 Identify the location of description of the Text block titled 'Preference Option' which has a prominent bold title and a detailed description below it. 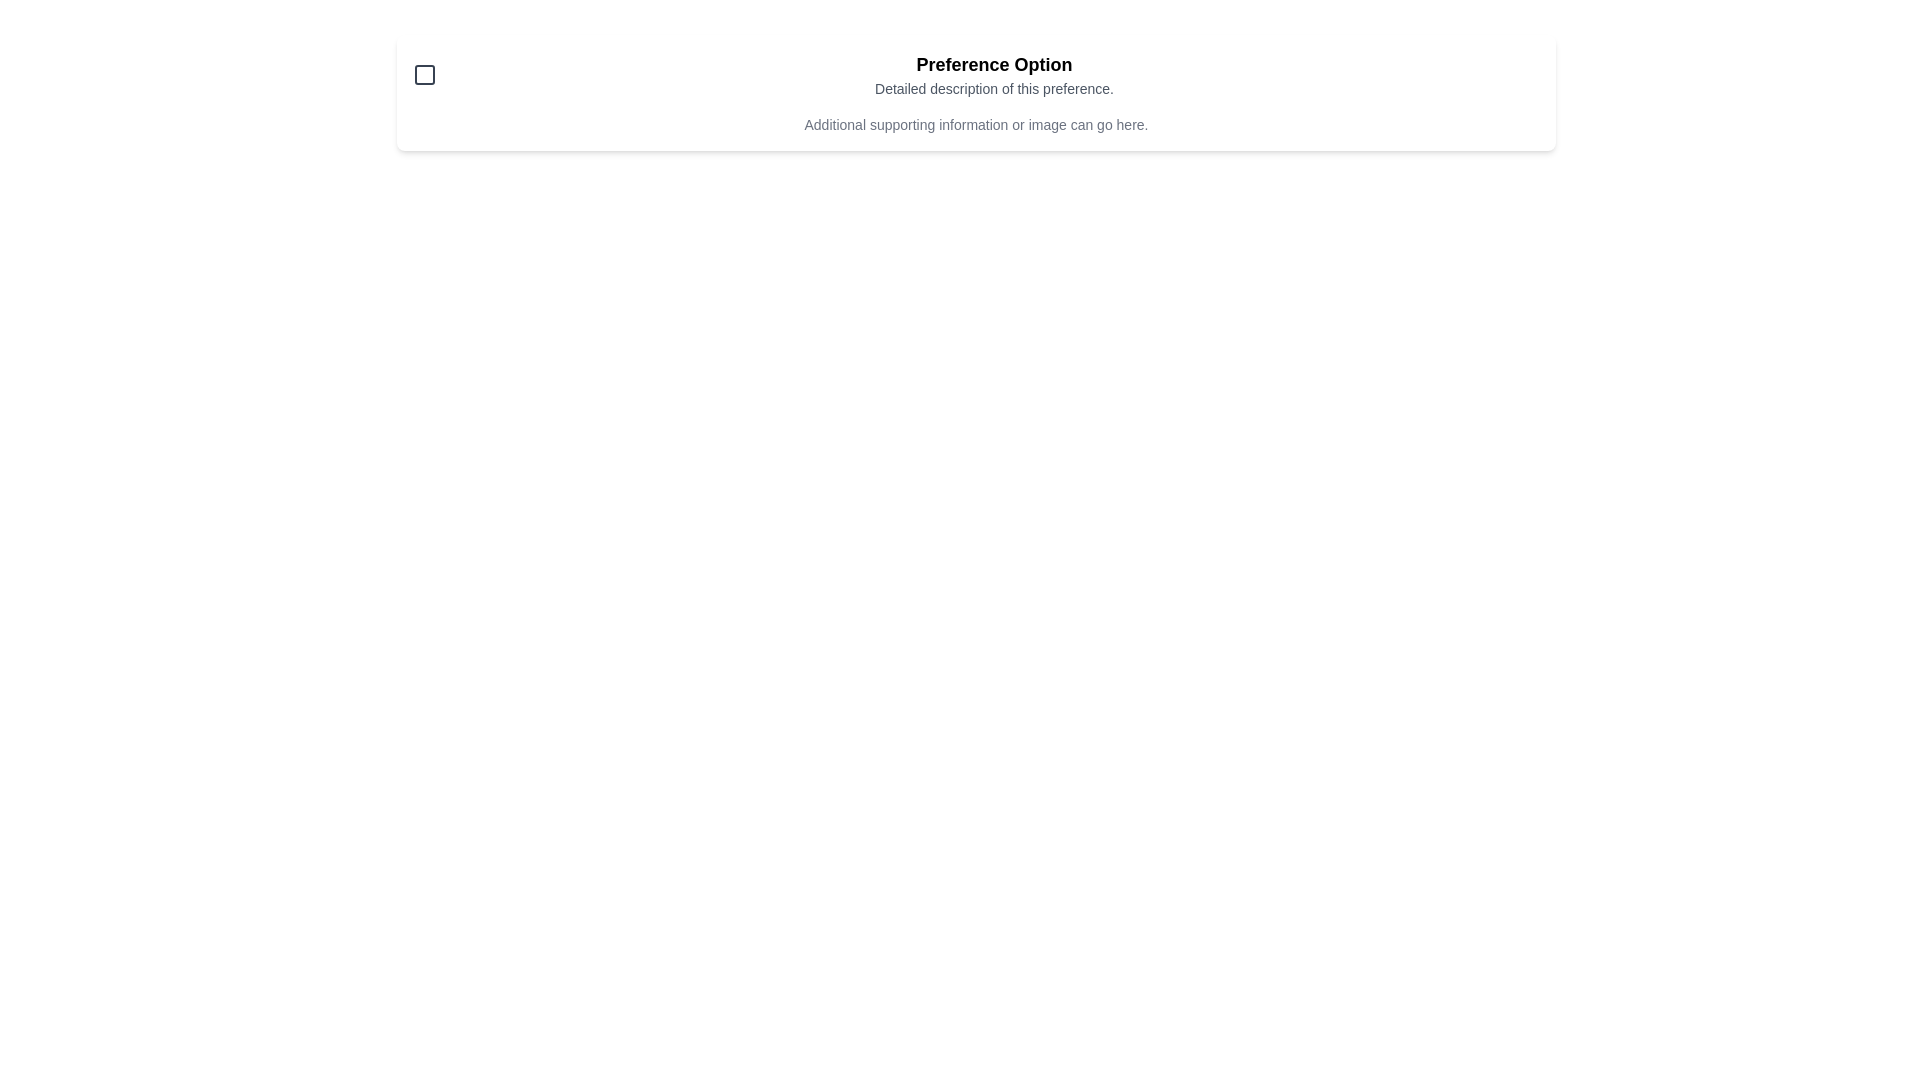
(994, 73).